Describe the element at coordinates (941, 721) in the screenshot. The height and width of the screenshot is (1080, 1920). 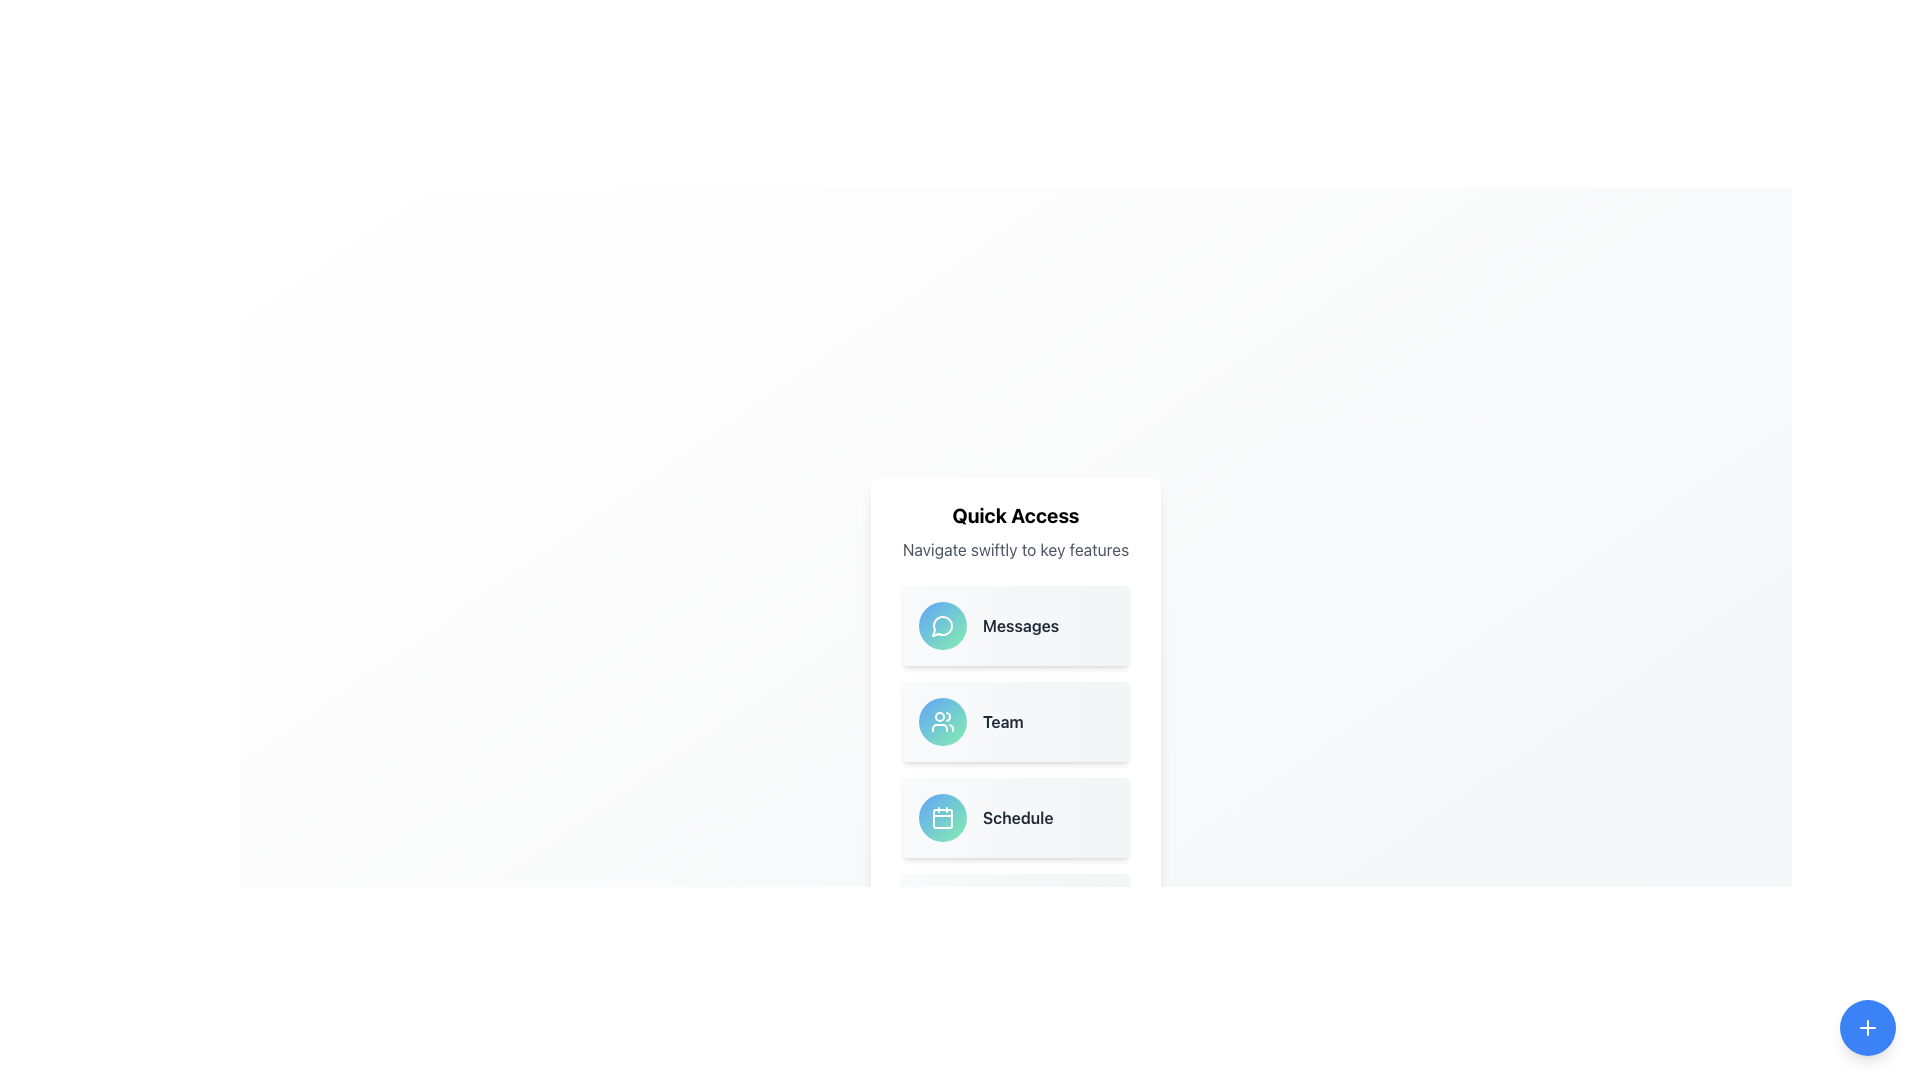
I see `the circular icon with a gradient blue to green background that contains a white outline of two user figures, which is the second icon in the vertical list within the 'Quick Access' panel` at that location.